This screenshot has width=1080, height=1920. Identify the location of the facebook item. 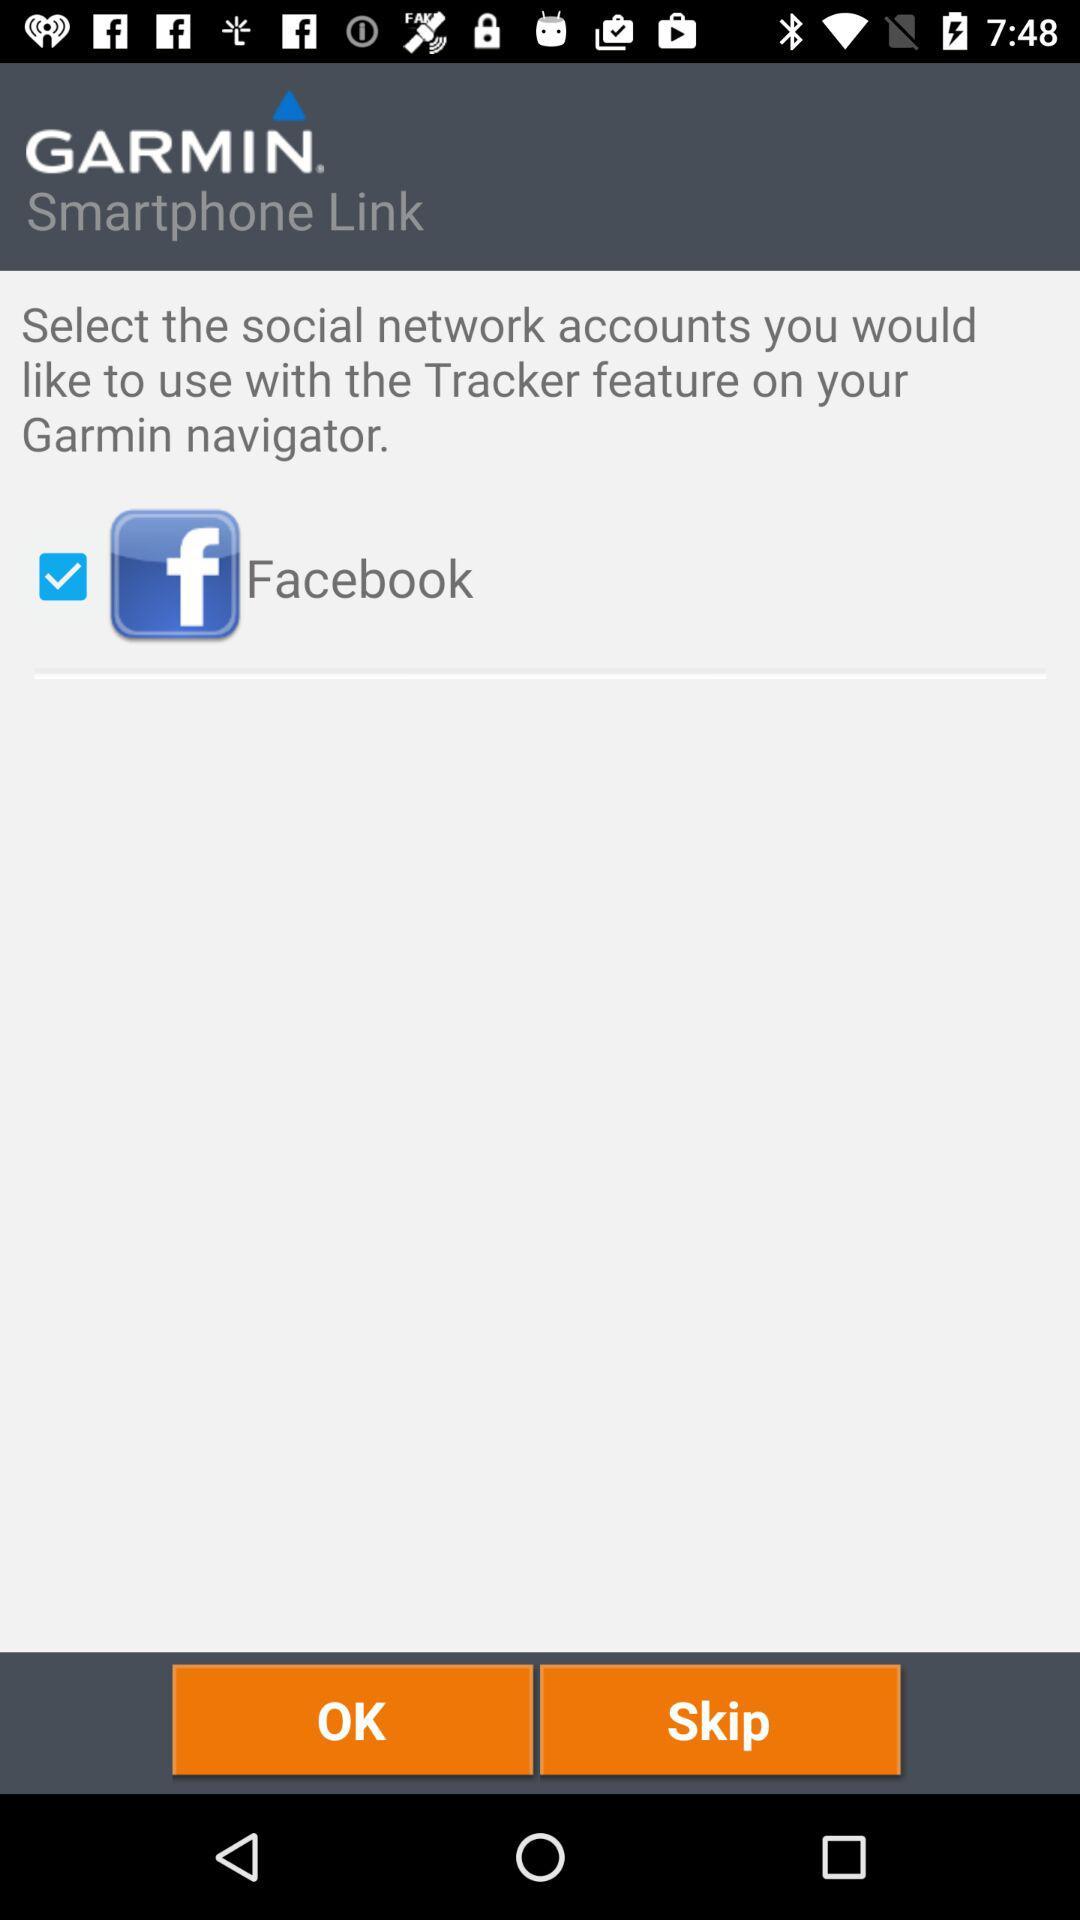
(582, 576).